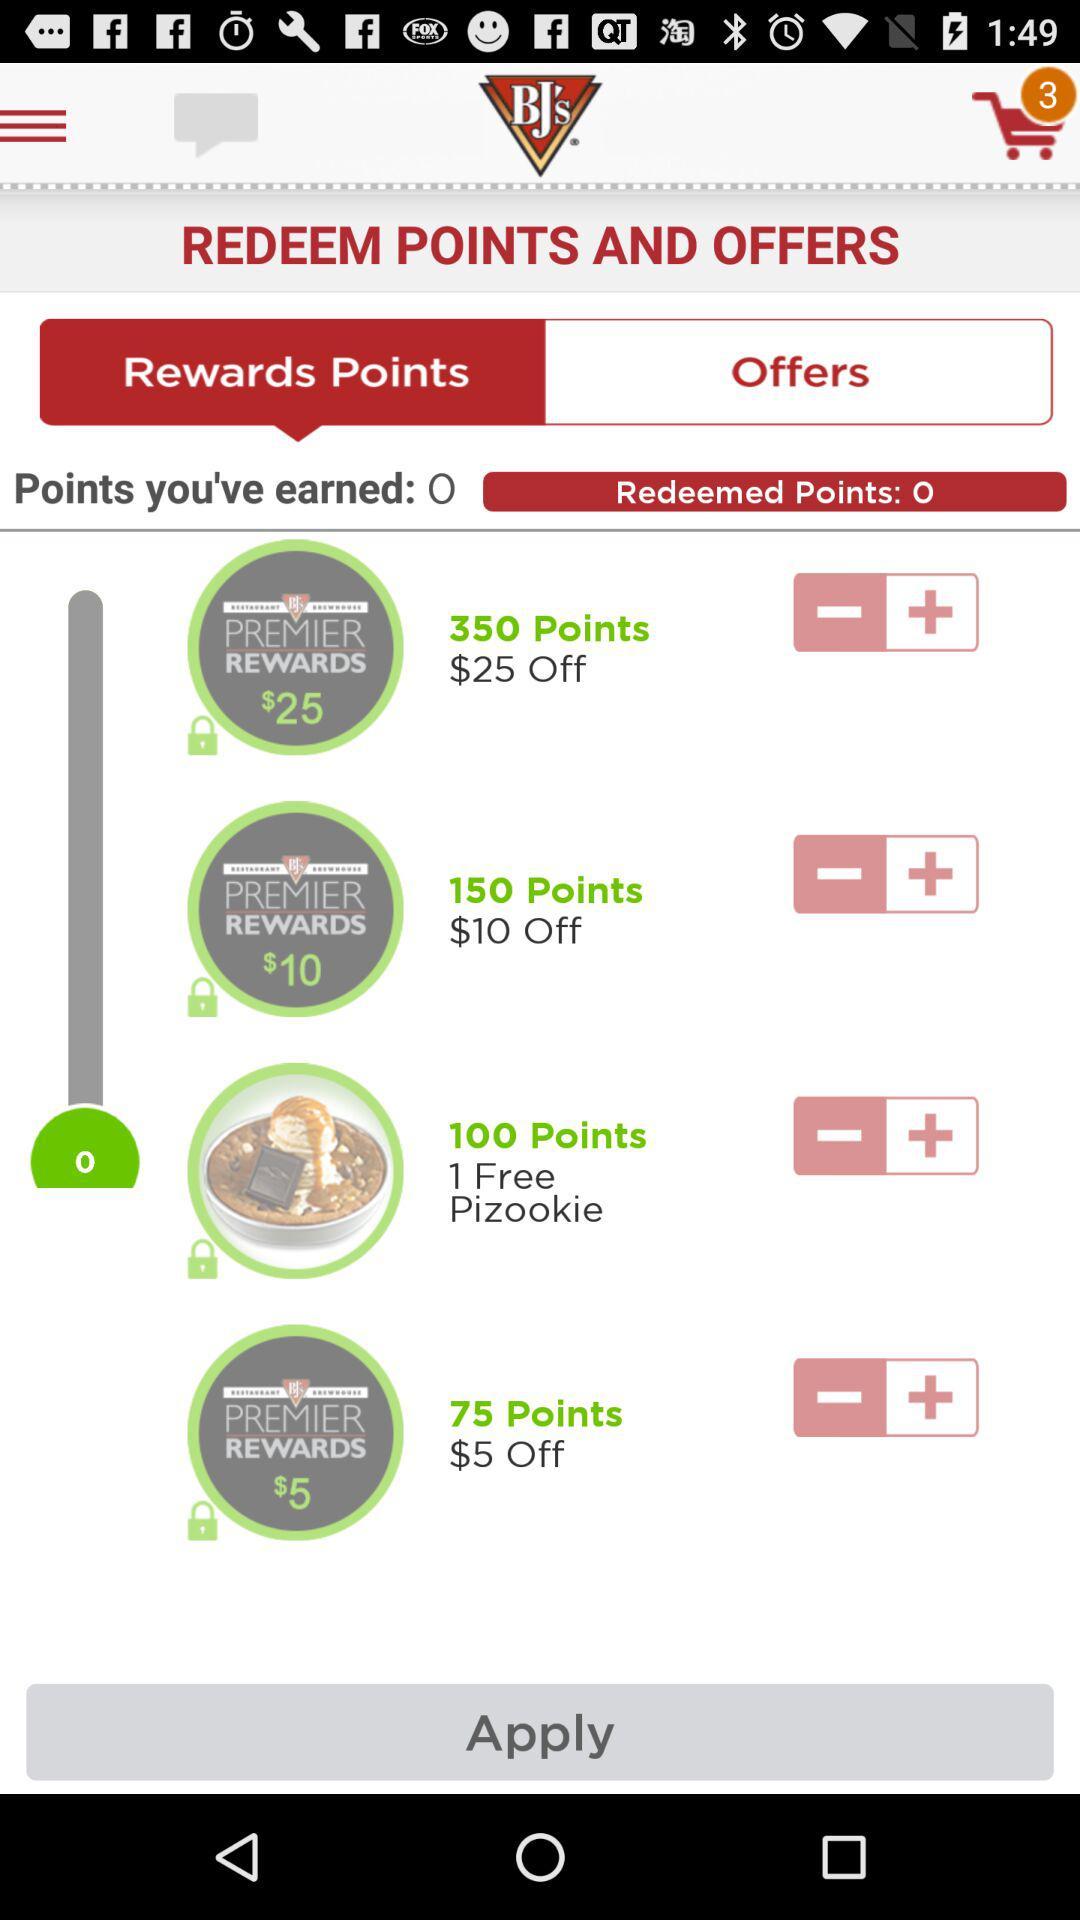  I want to click on take to description of the item, so click(295, 647).